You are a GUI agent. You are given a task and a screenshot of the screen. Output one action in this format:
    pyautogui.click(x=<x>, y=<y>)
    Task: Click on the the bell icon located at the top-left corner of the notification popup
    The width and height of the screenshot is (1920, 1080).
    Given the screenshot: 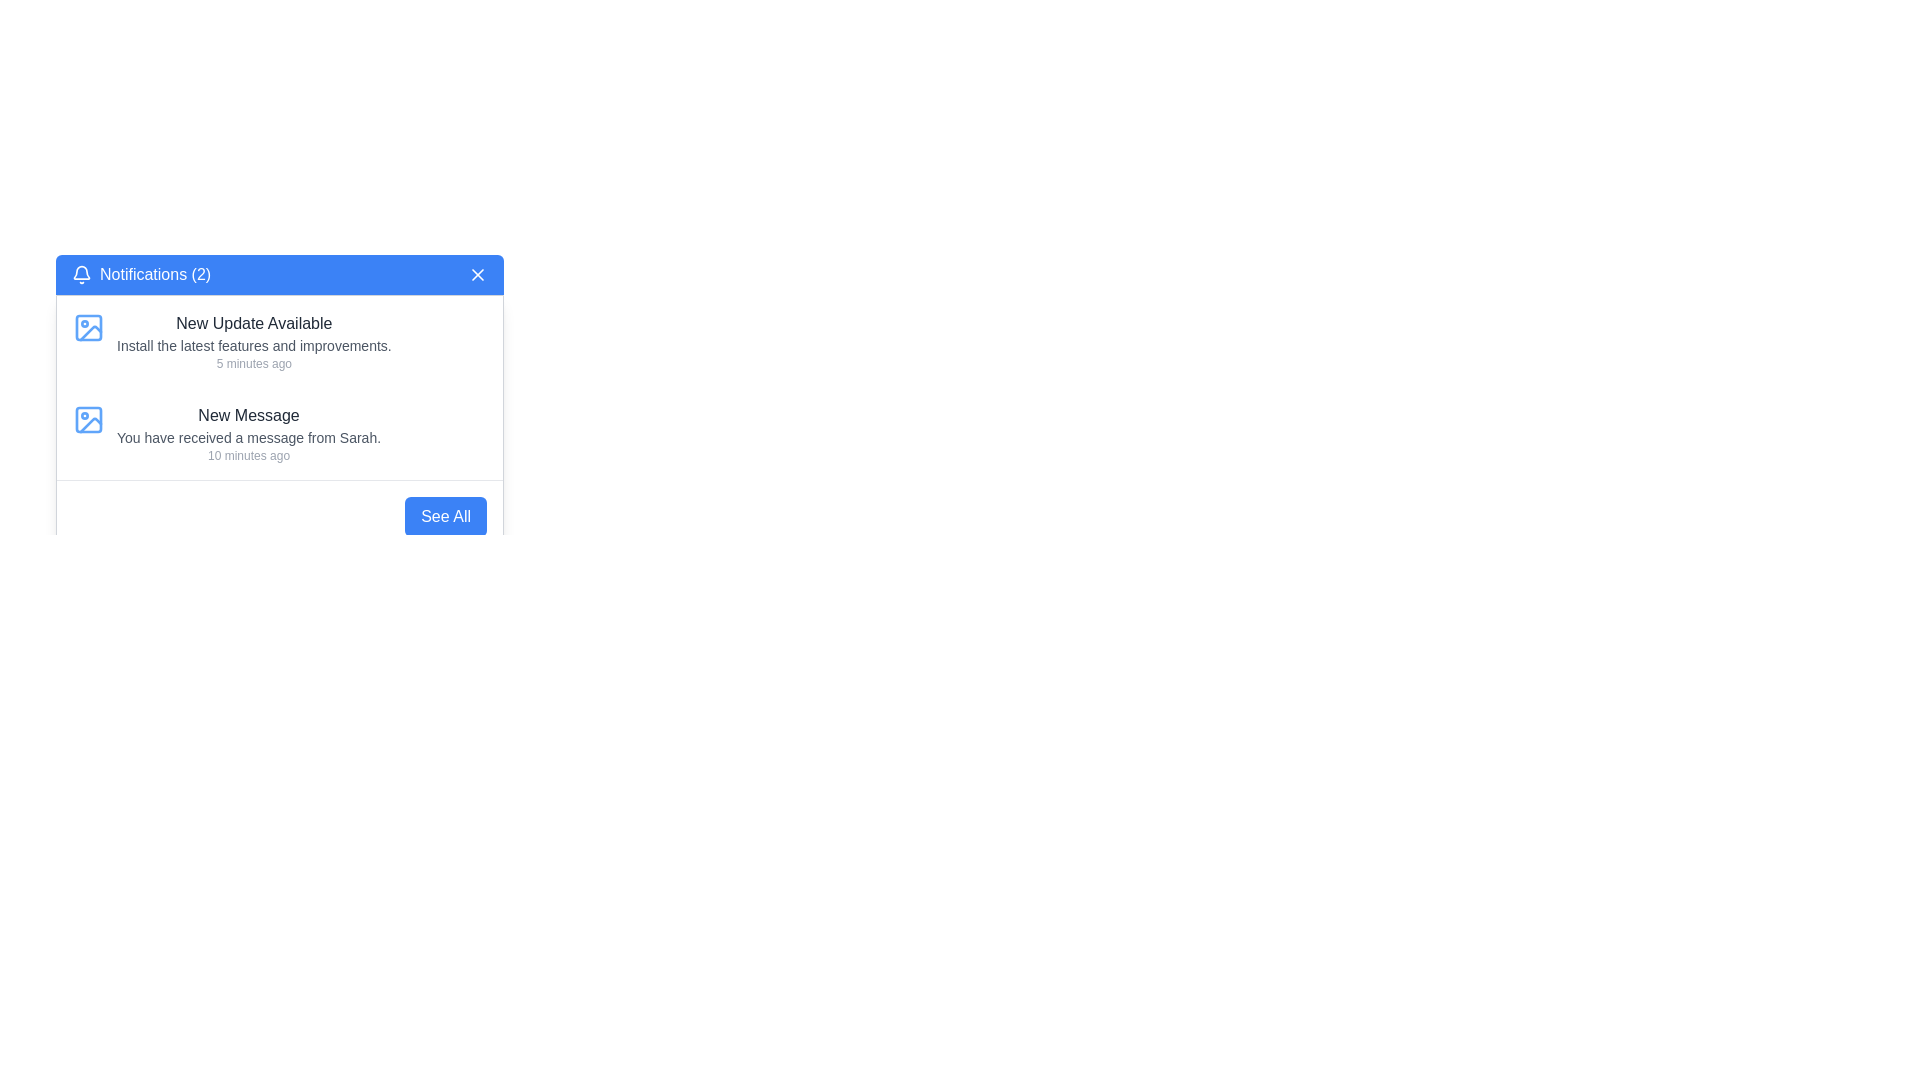 What is the action you would take?
    pyautogui.click(x=80, y=274)
    